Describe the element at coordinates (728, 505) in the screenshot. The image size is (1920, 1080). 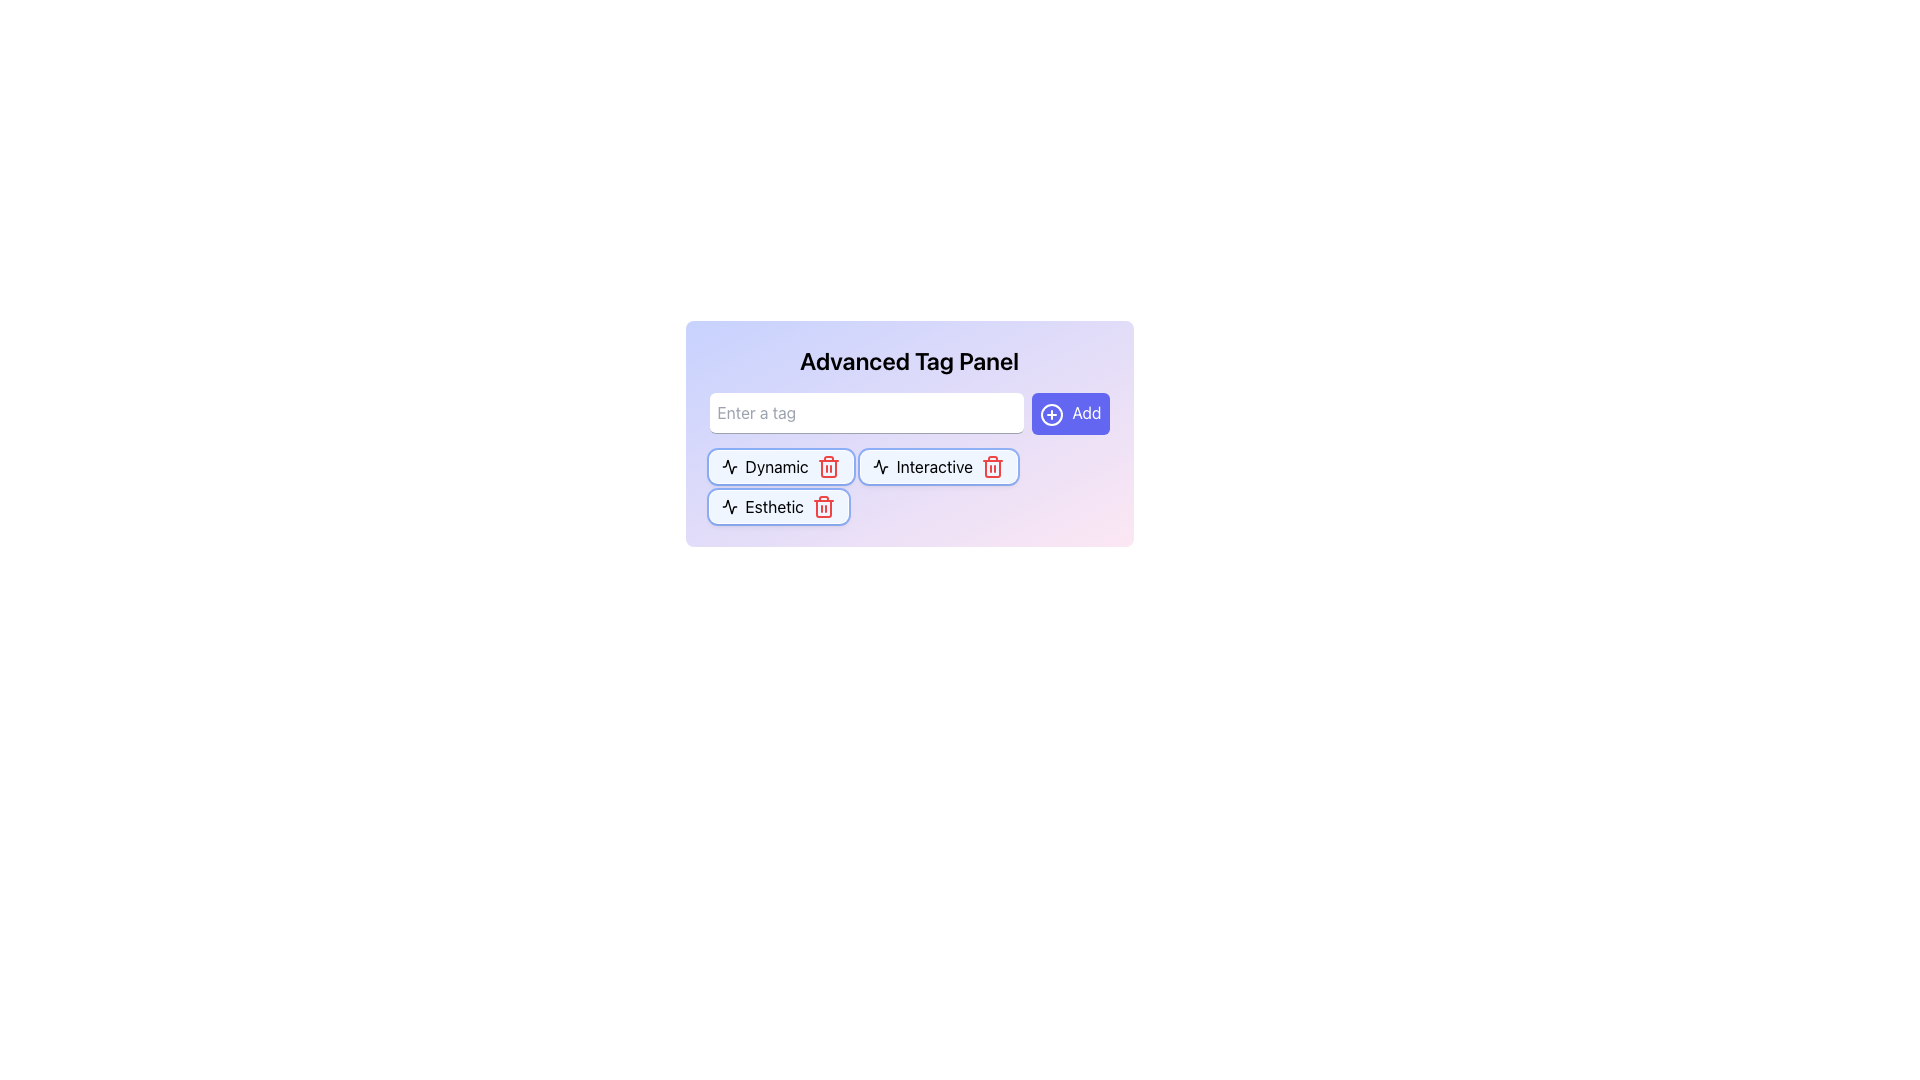
I see `the SVG Icon that visually represents the activity of the button labeled 'Esthetic'` at that location.